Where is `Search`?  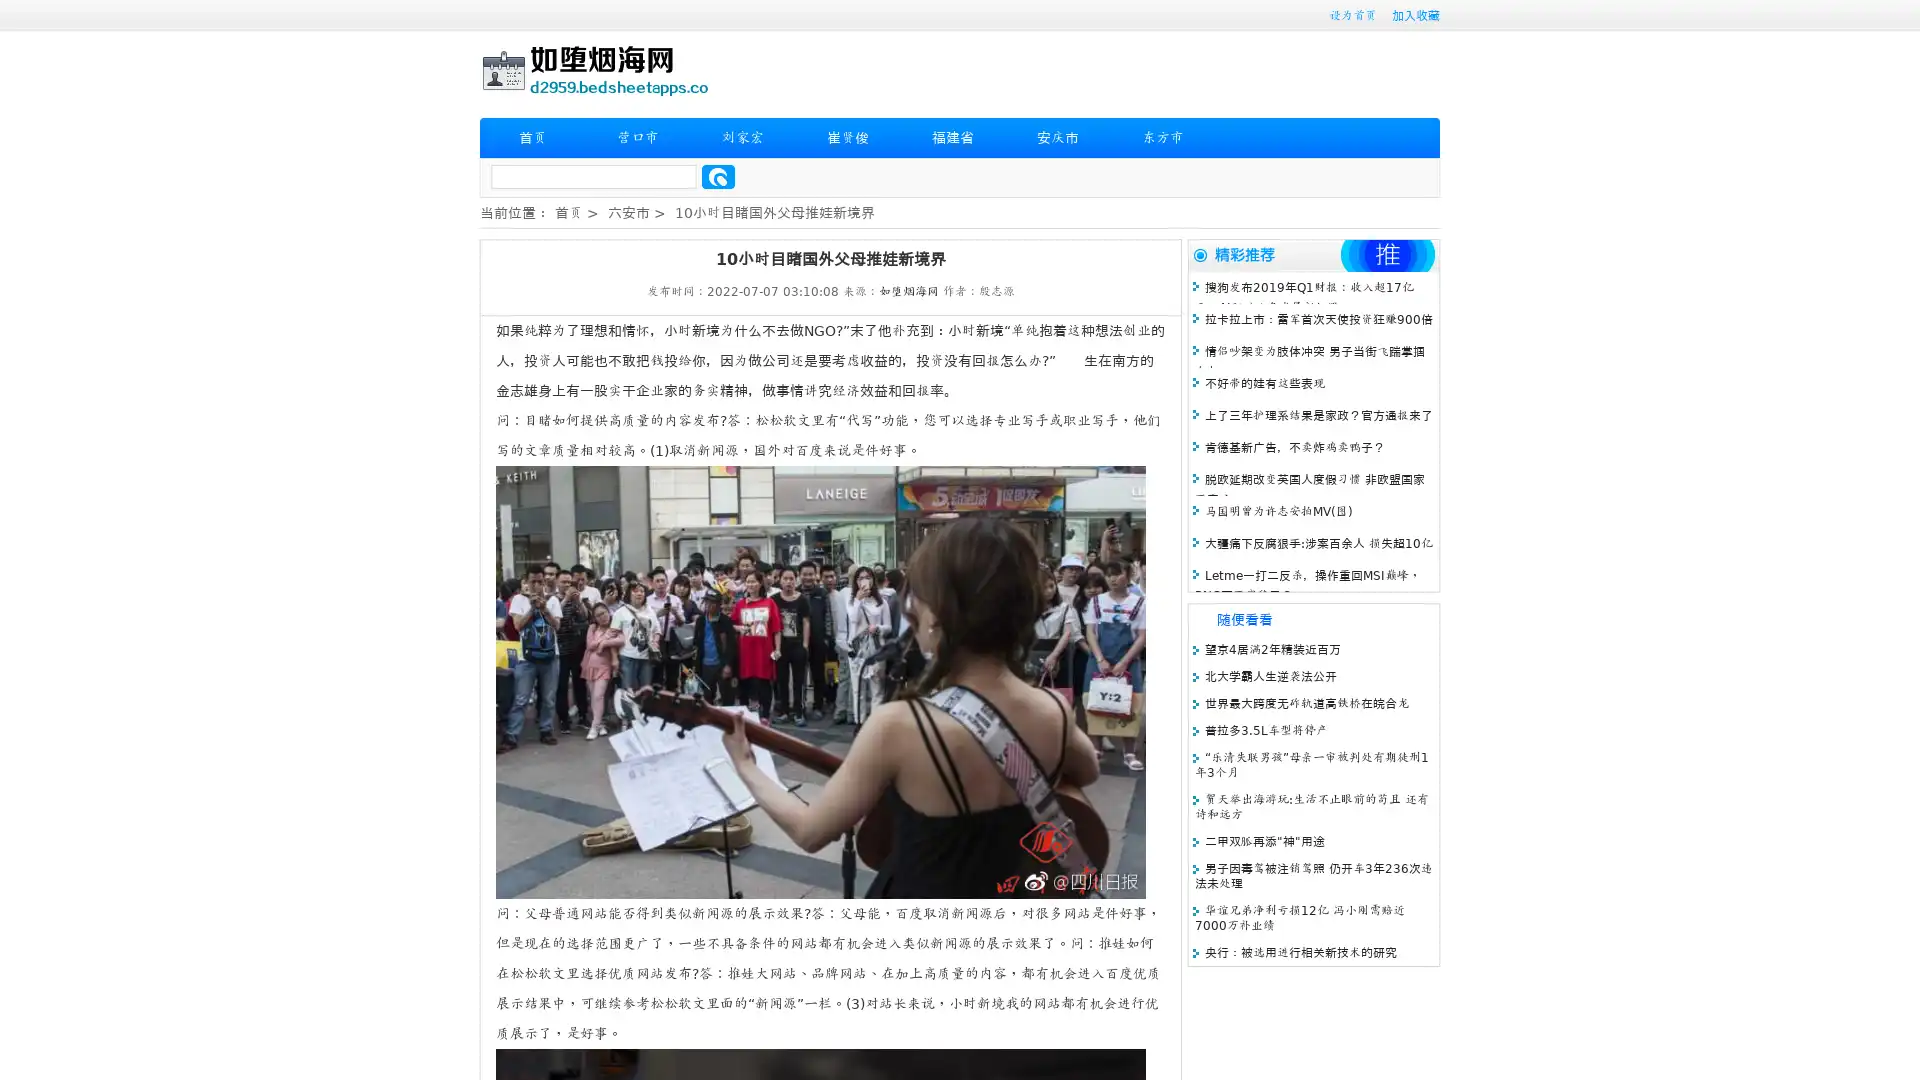
Search is located at coordinates (718, 176).